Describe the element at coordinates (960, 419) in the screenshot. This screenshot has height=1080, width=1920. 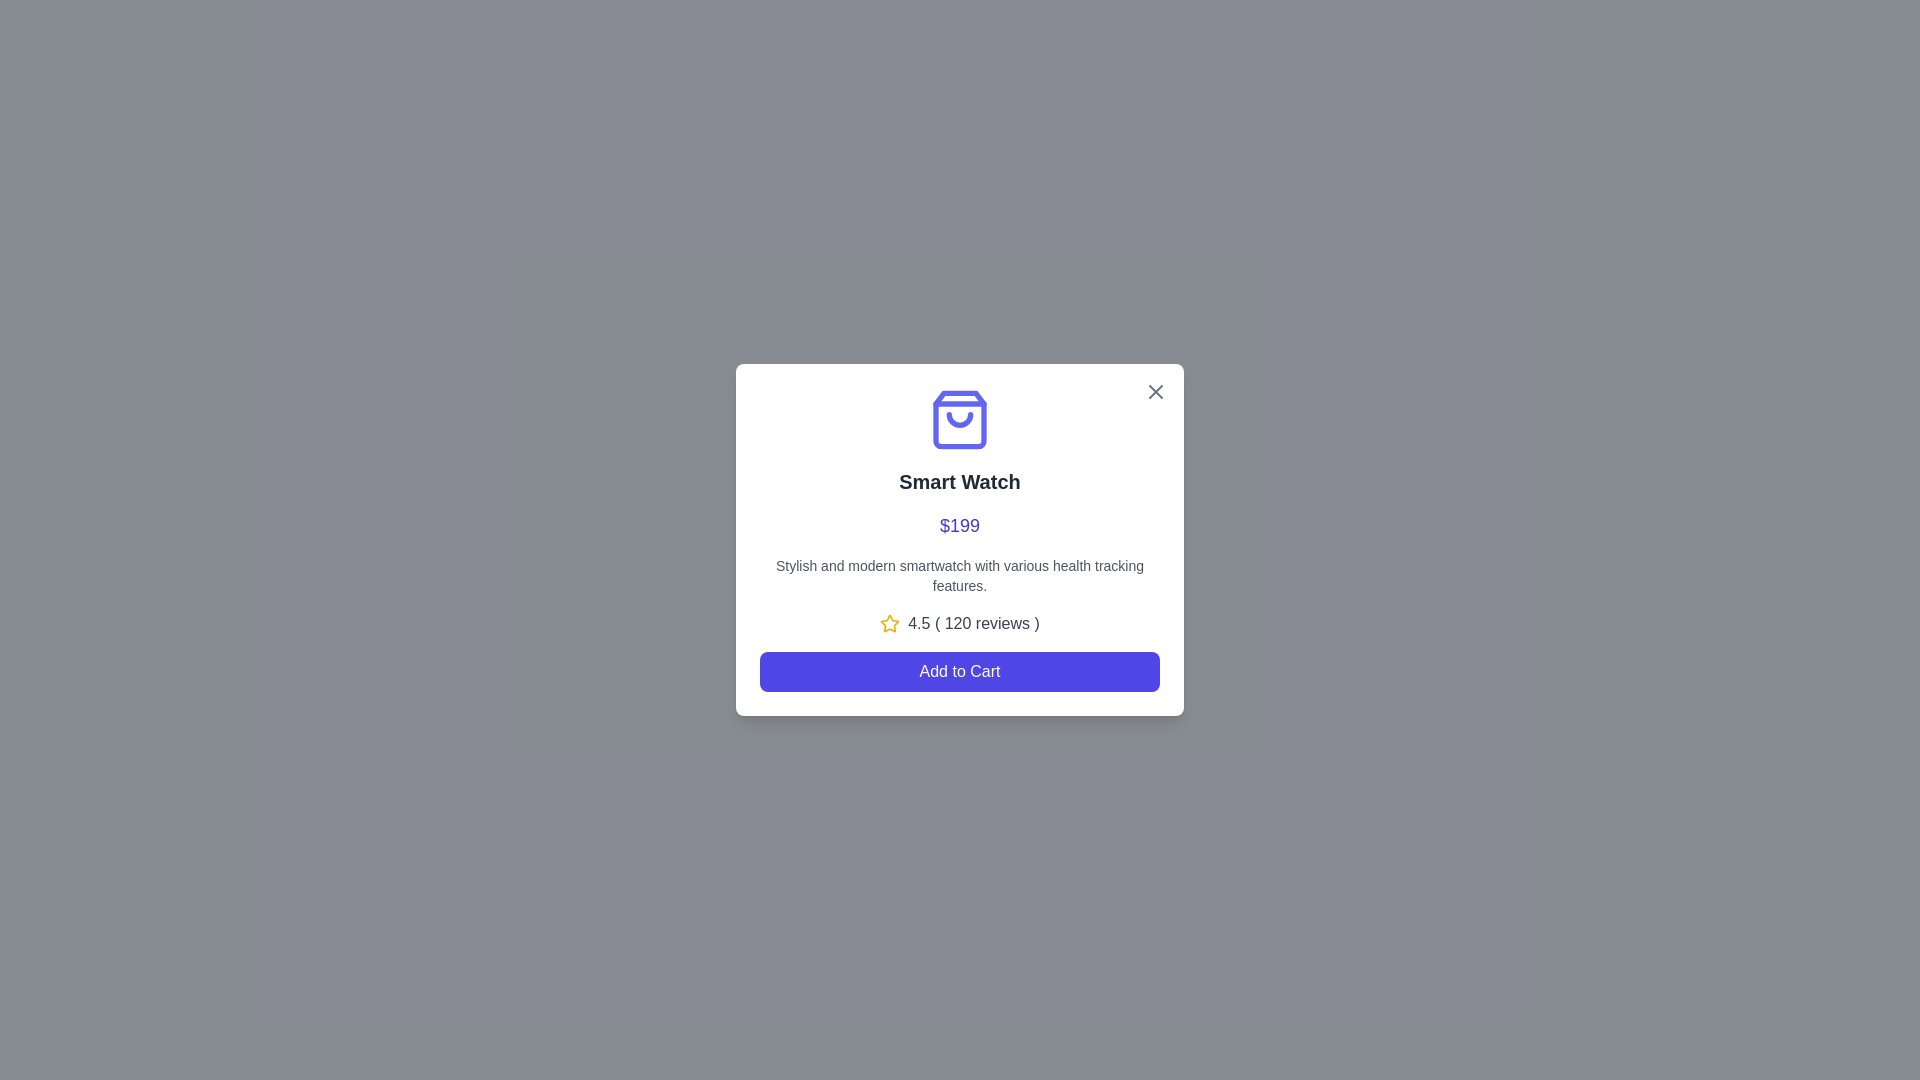
I see `the shopping bag icon with a smiling face in a purple color scheme, located centrally above the title 'Smart Watch.'` at that location.